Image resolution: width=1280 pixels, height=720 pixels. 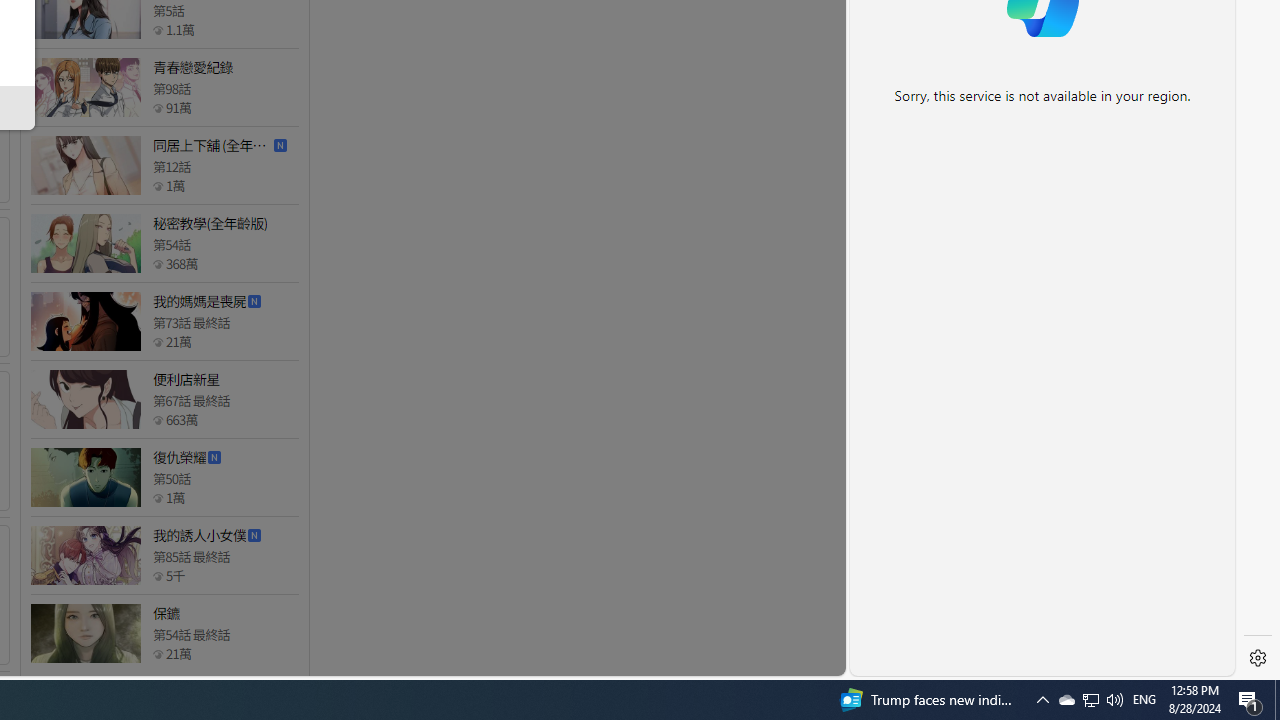 What do you see at coordinates (1257, 658) in the screenshot?
I see `'Settings'` at bounding box center [1257, 658].